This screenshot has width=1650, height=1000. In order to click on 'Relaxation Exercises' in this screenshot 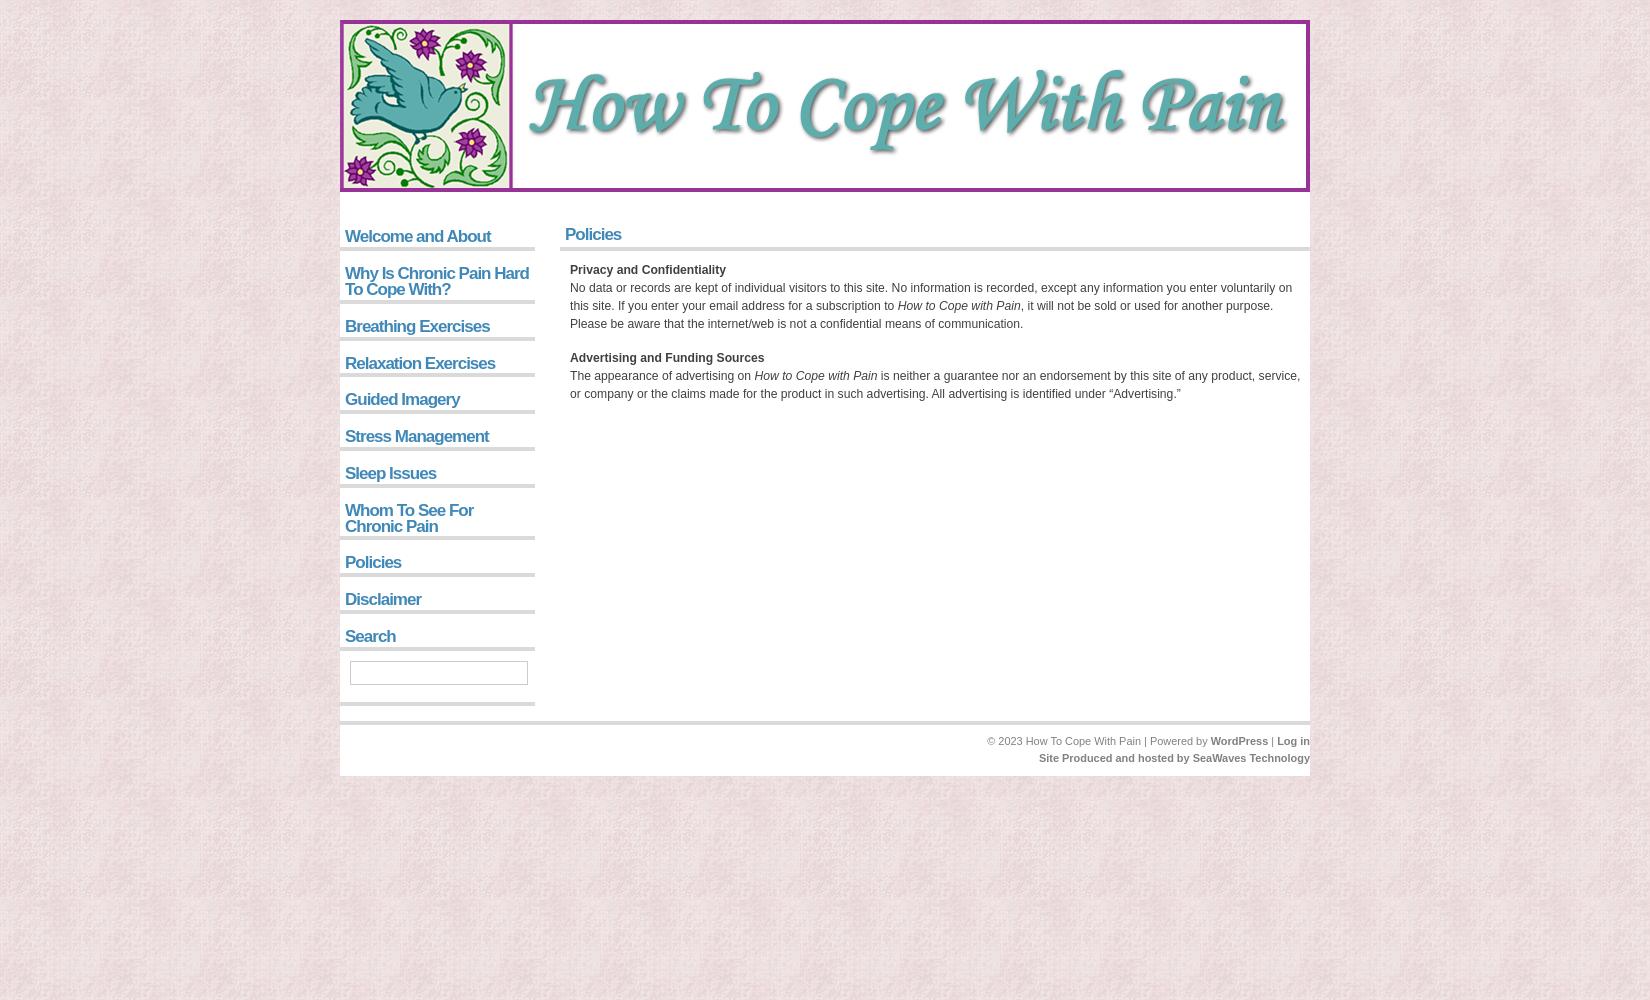, I will do `click(418, 361)`.